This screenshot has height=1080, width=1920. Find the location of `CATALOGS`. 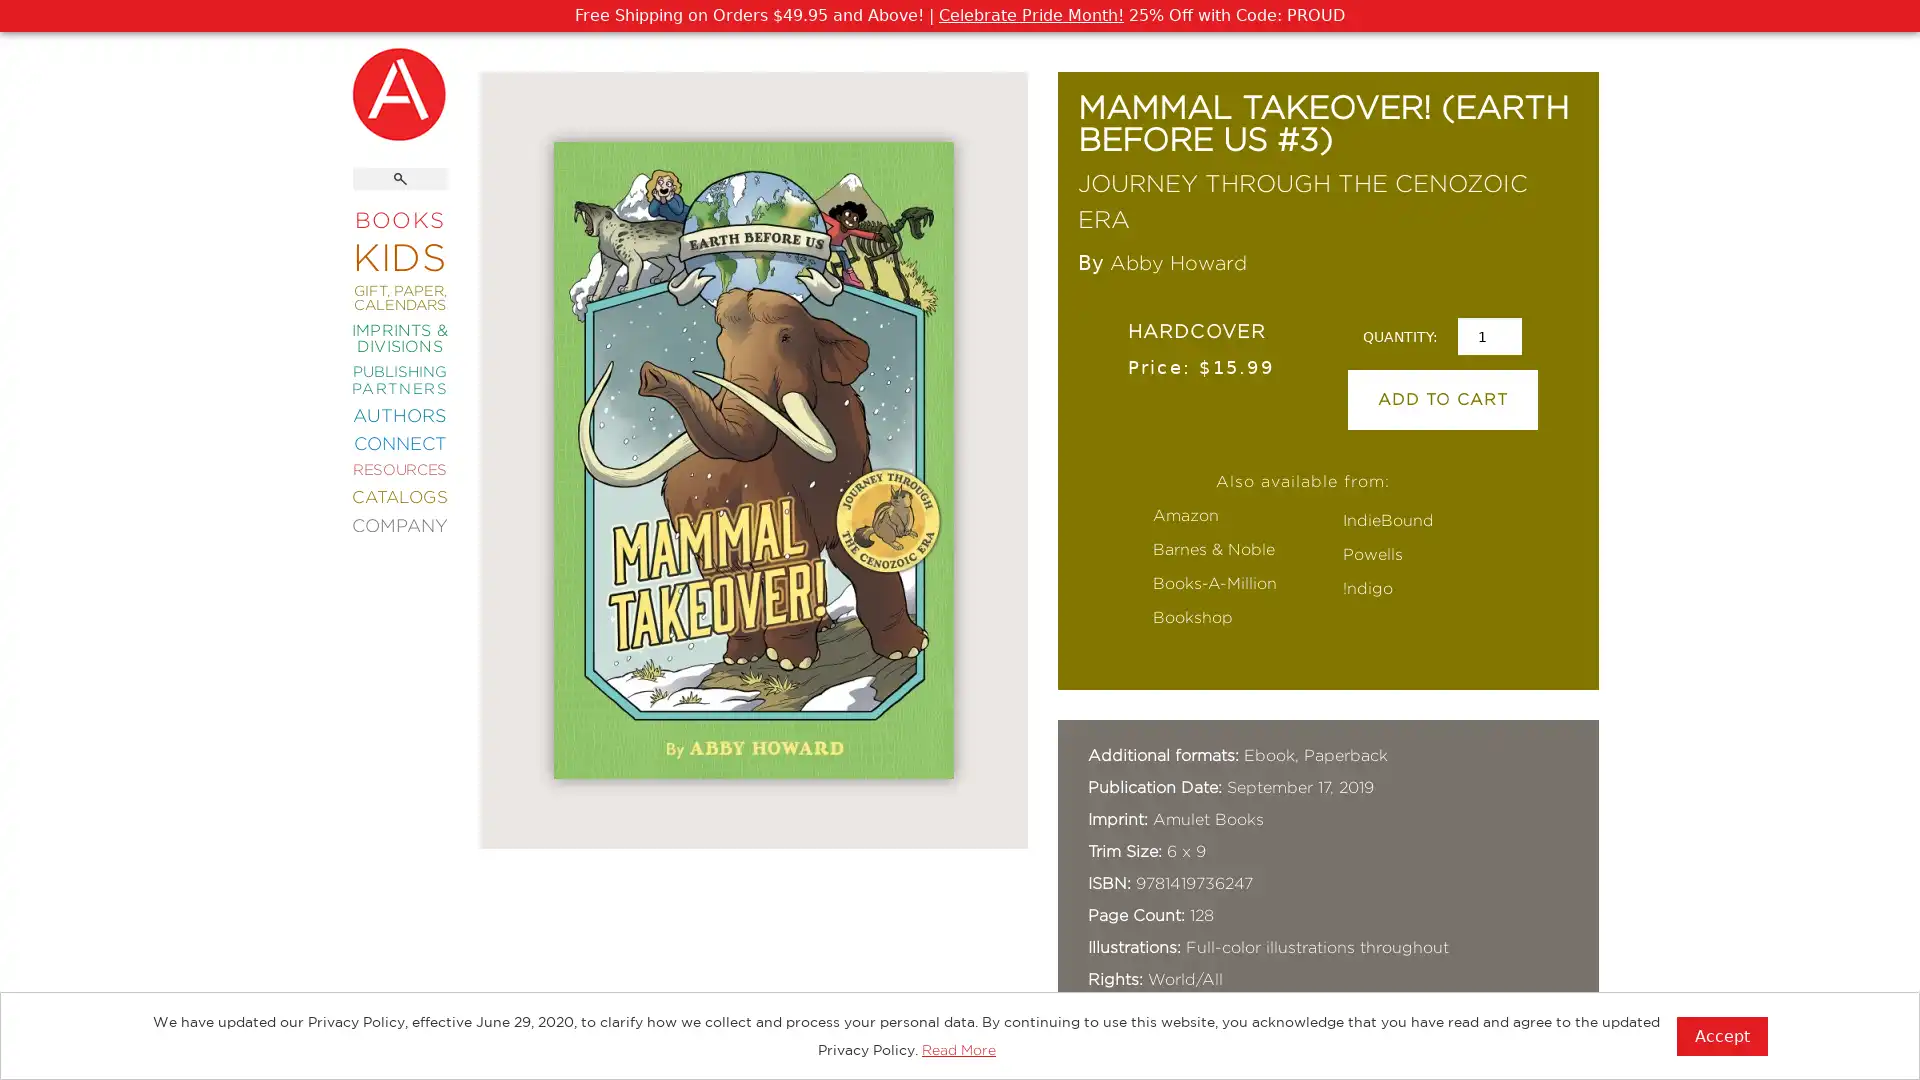

CATALOGS is located at coordinates (399, 495).